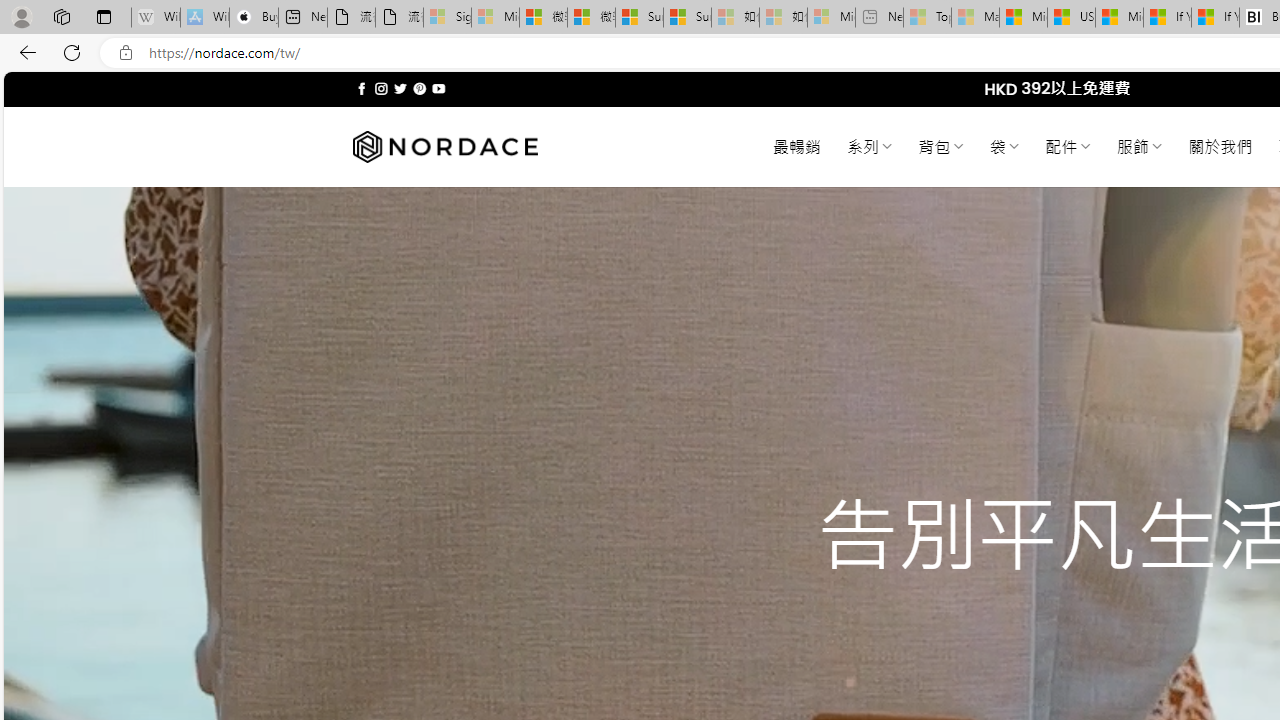  What do you see at coordinates (976, 17) in the screenshot?
I see `'Marine life - MSN - Sleeping'` at bounding box center [976, 17].